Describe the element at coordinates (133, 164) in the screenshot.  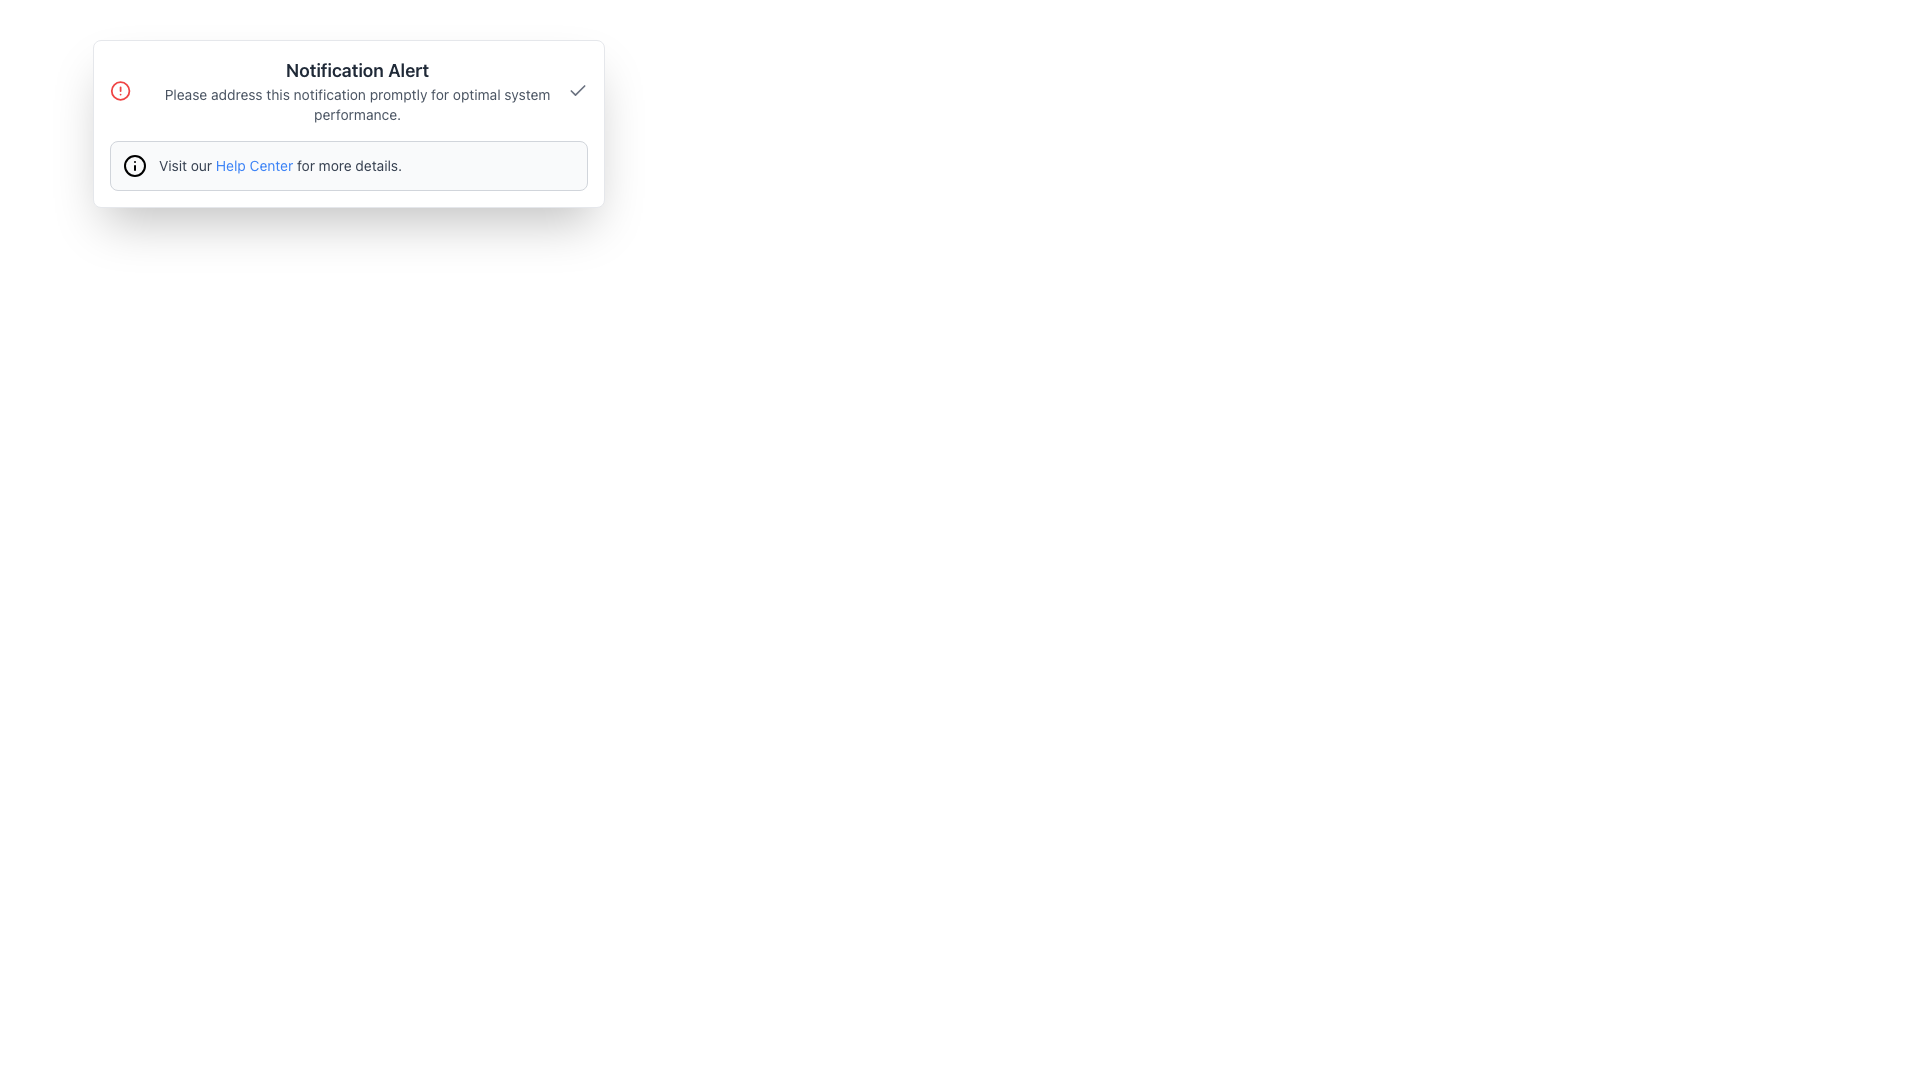
I see `the information icon located to the far left of the text snippet 'Visit our Help Center for more details.', positioned centrally vertically relative to the adjacent text` at that location.